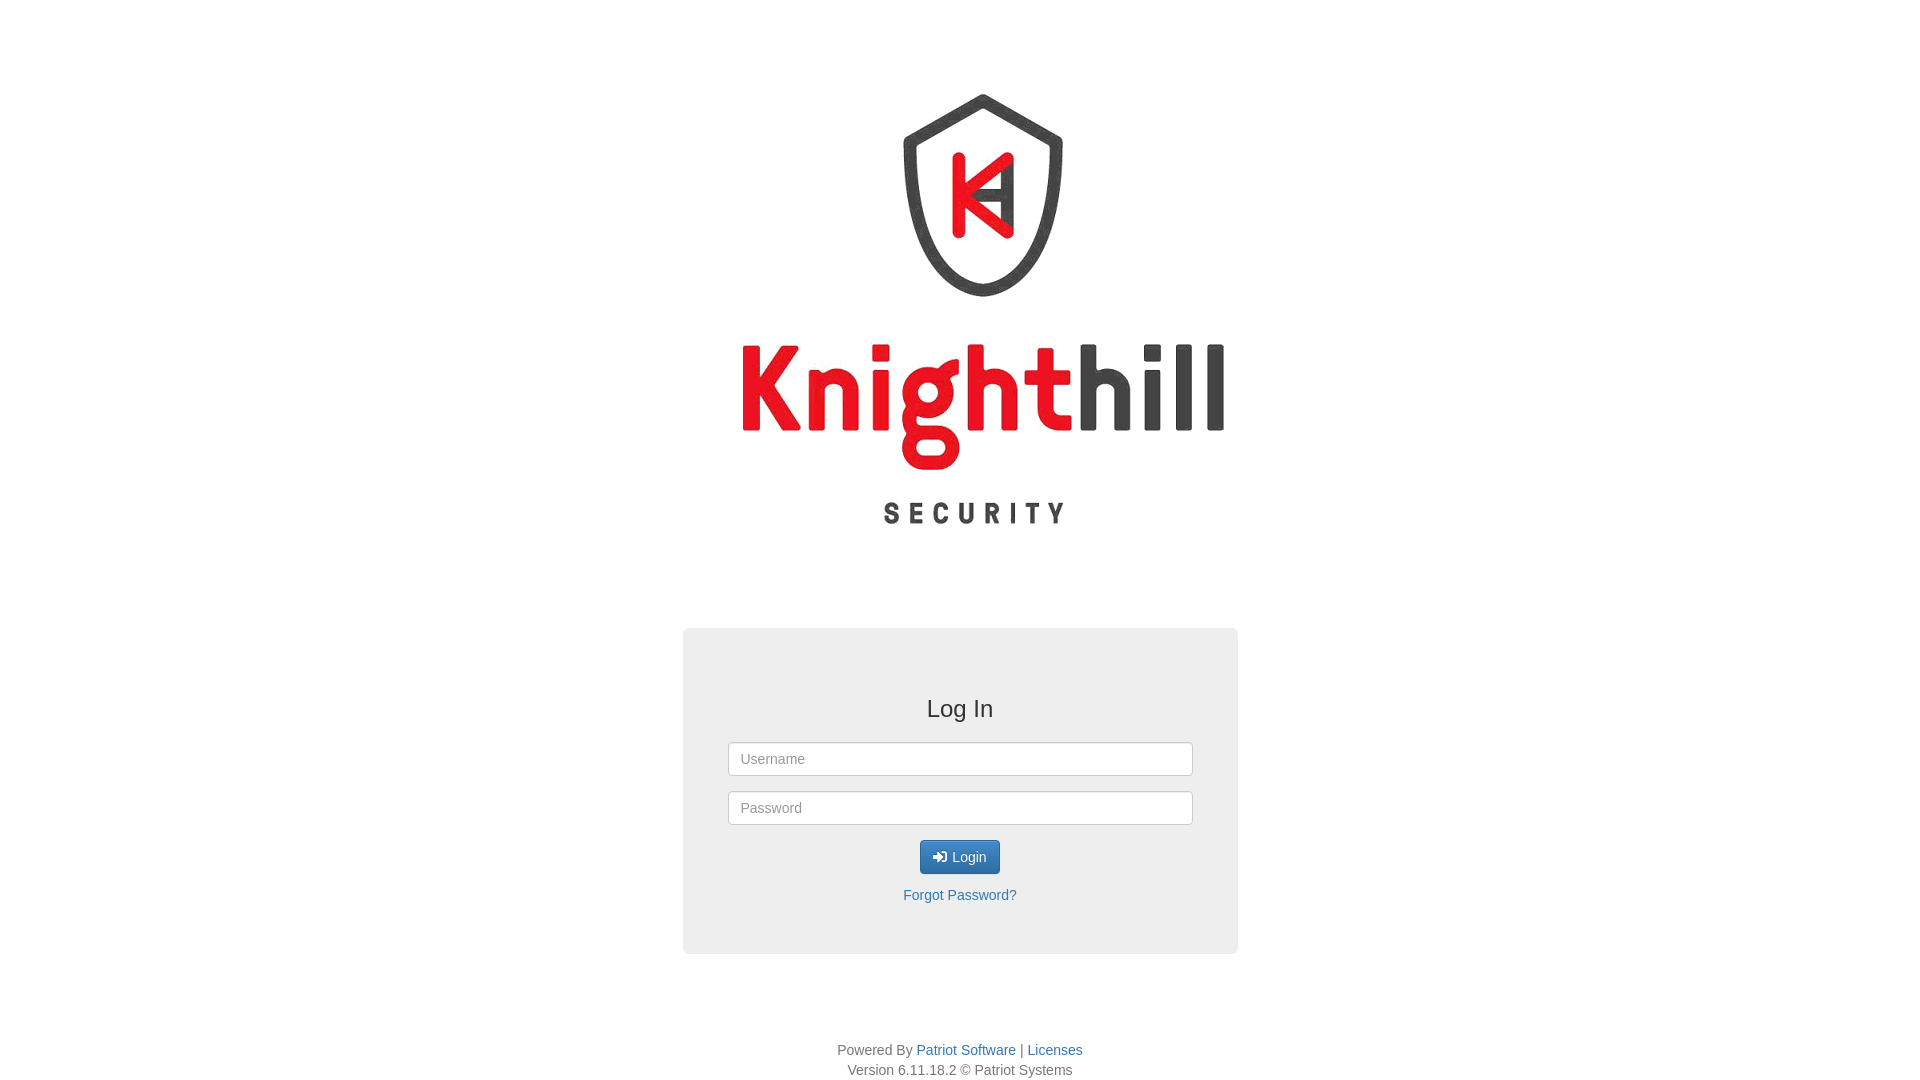 This screenshot has height=1080, width=1920. What do you see at coordinates (1027, 1048) in the screenshot?
I see `'Licenses'` at bounding box center [1027, 1048].